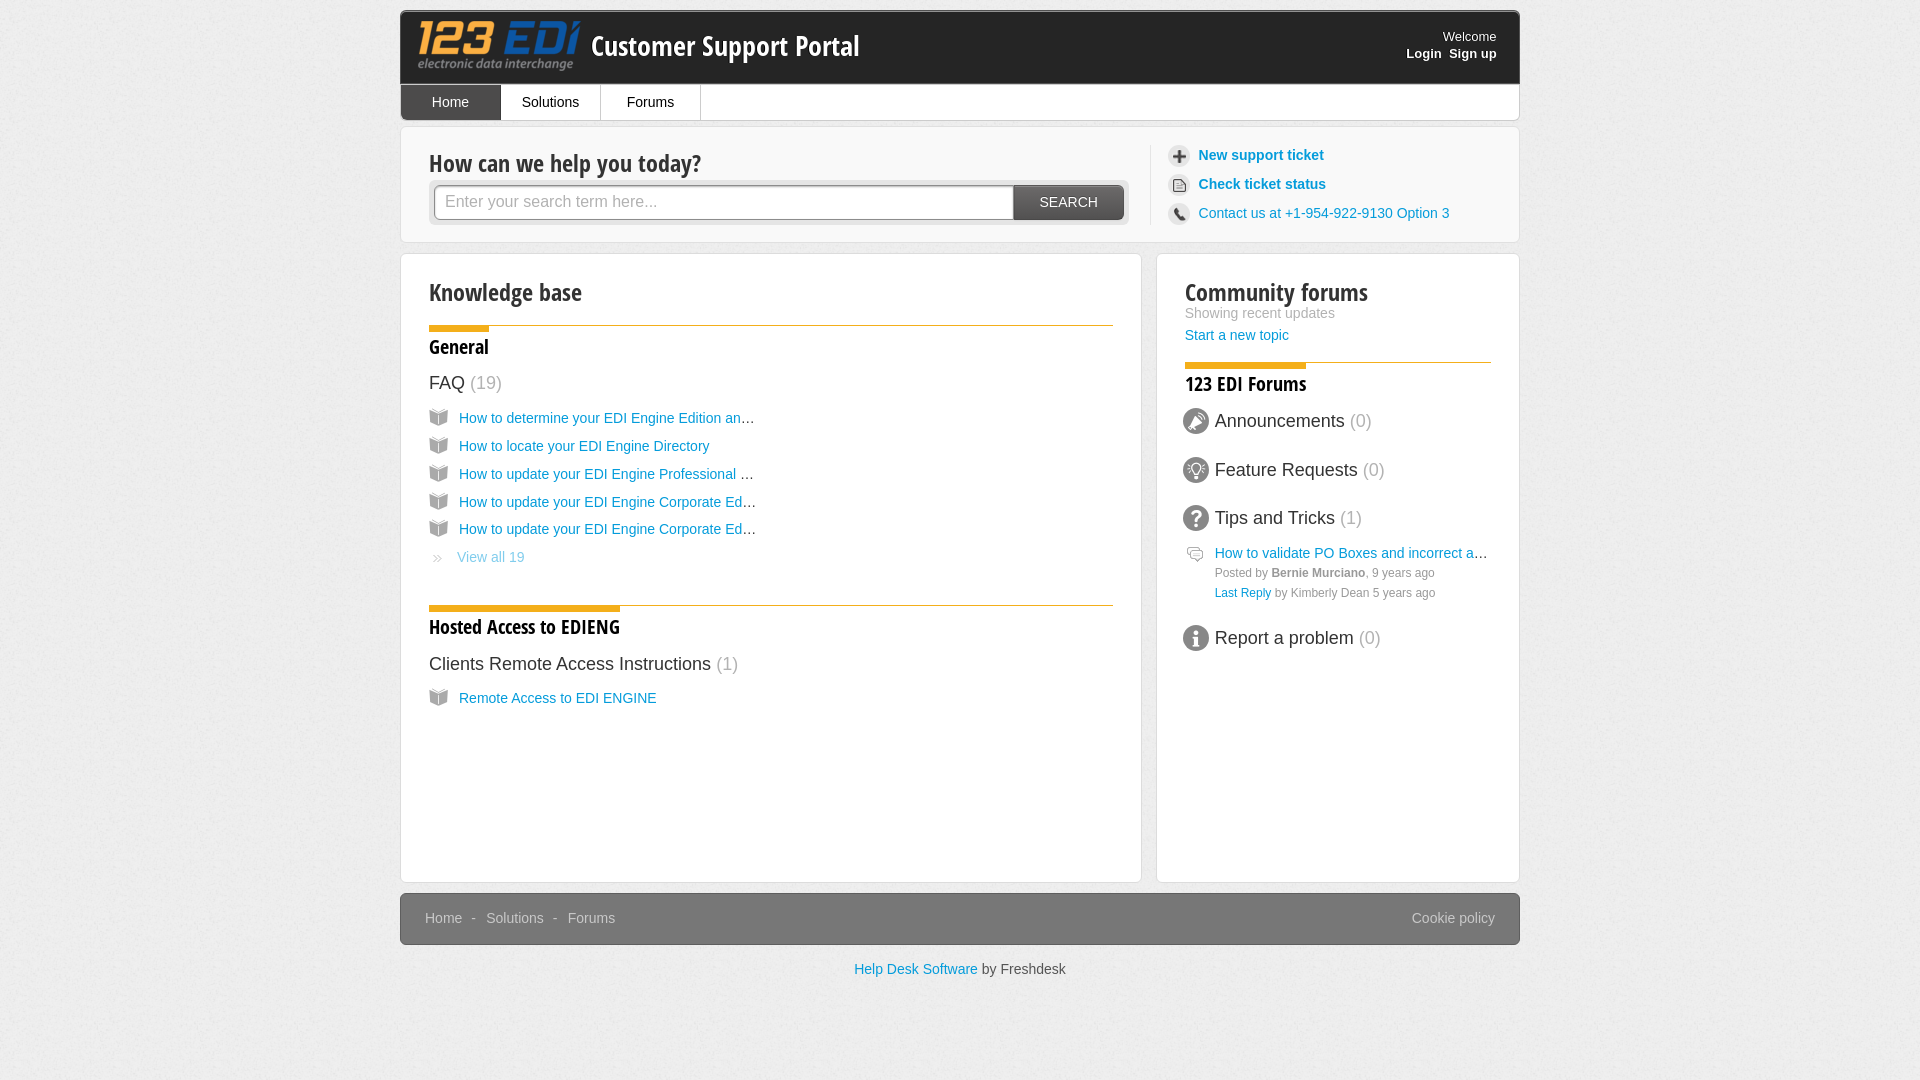  Describe the element at coordinates (1300, 470) in the screenshot. I see `'Feature Requests 0'` at that location.